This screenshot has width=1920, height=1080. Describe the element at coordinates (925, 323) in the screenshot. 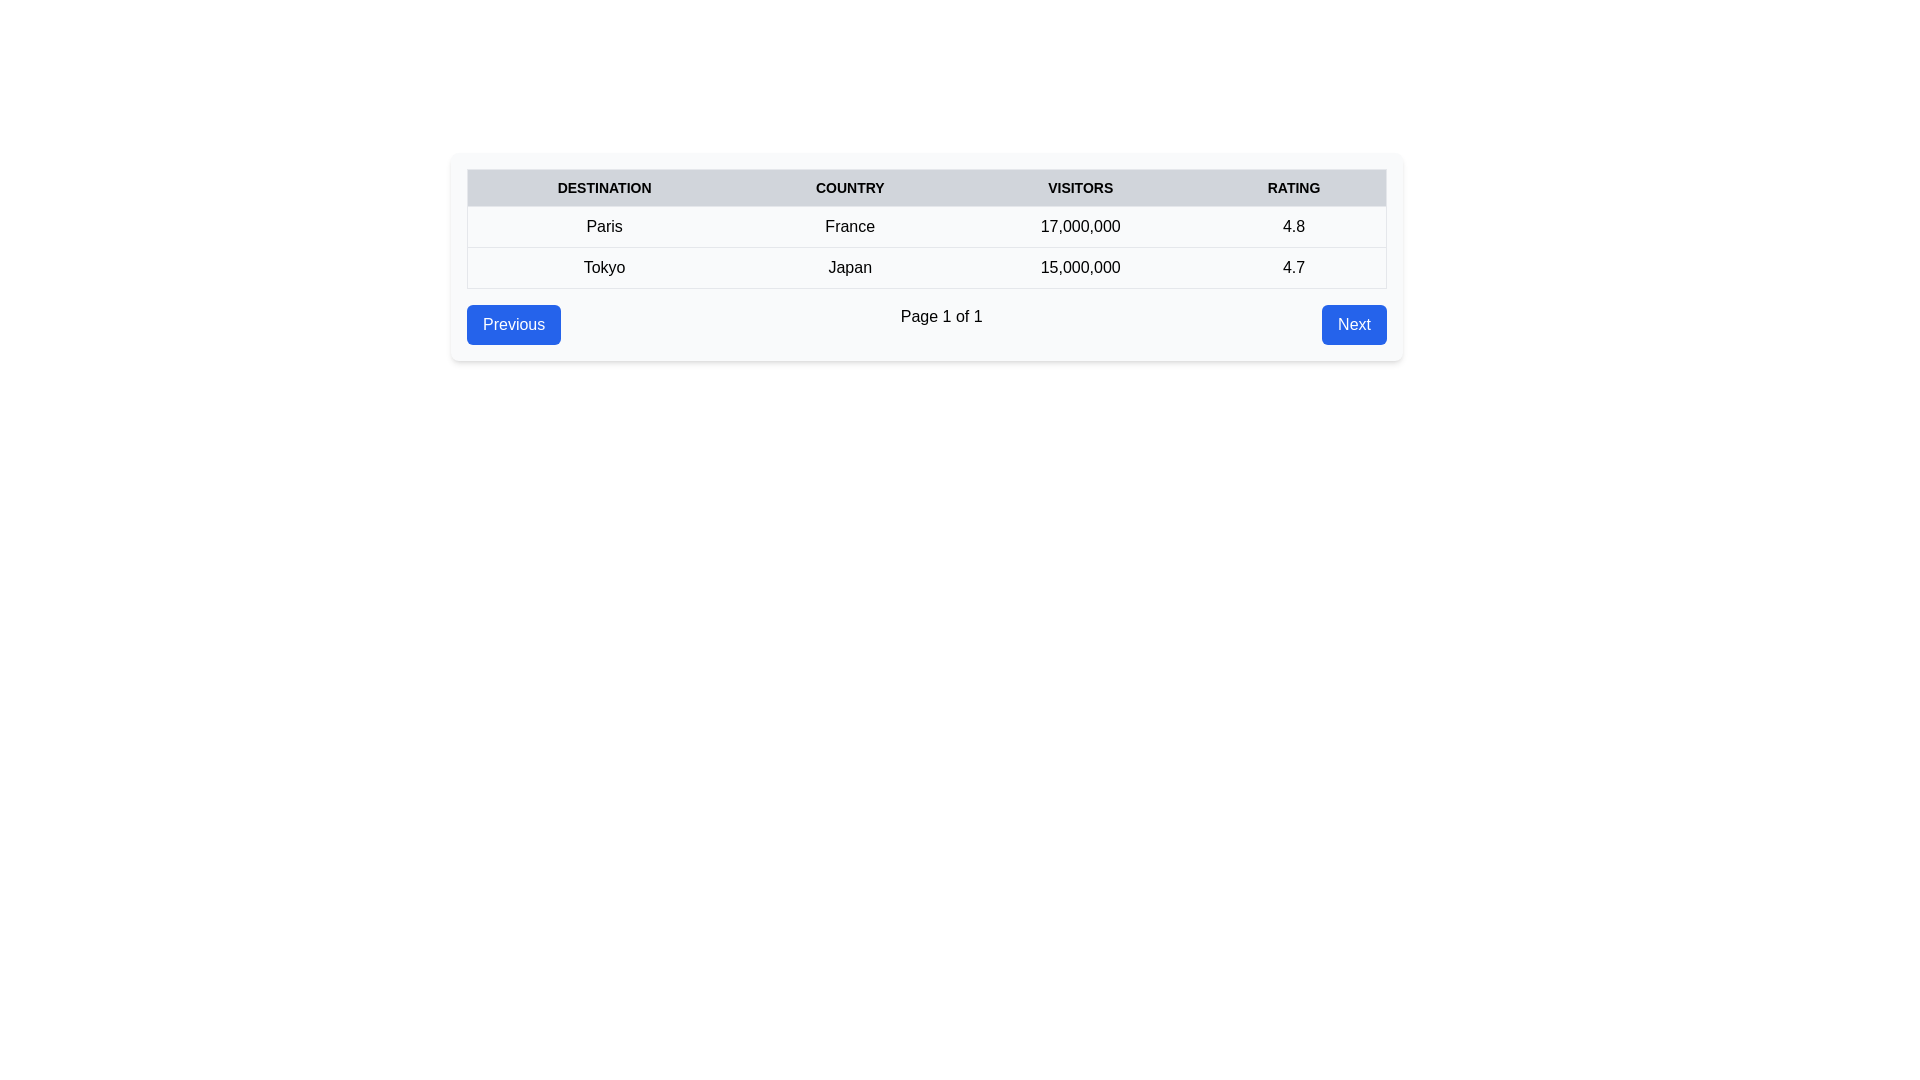

I see `'Page 1 of 1' text label in the center of the Pagination control to understand the current page number` at that location.